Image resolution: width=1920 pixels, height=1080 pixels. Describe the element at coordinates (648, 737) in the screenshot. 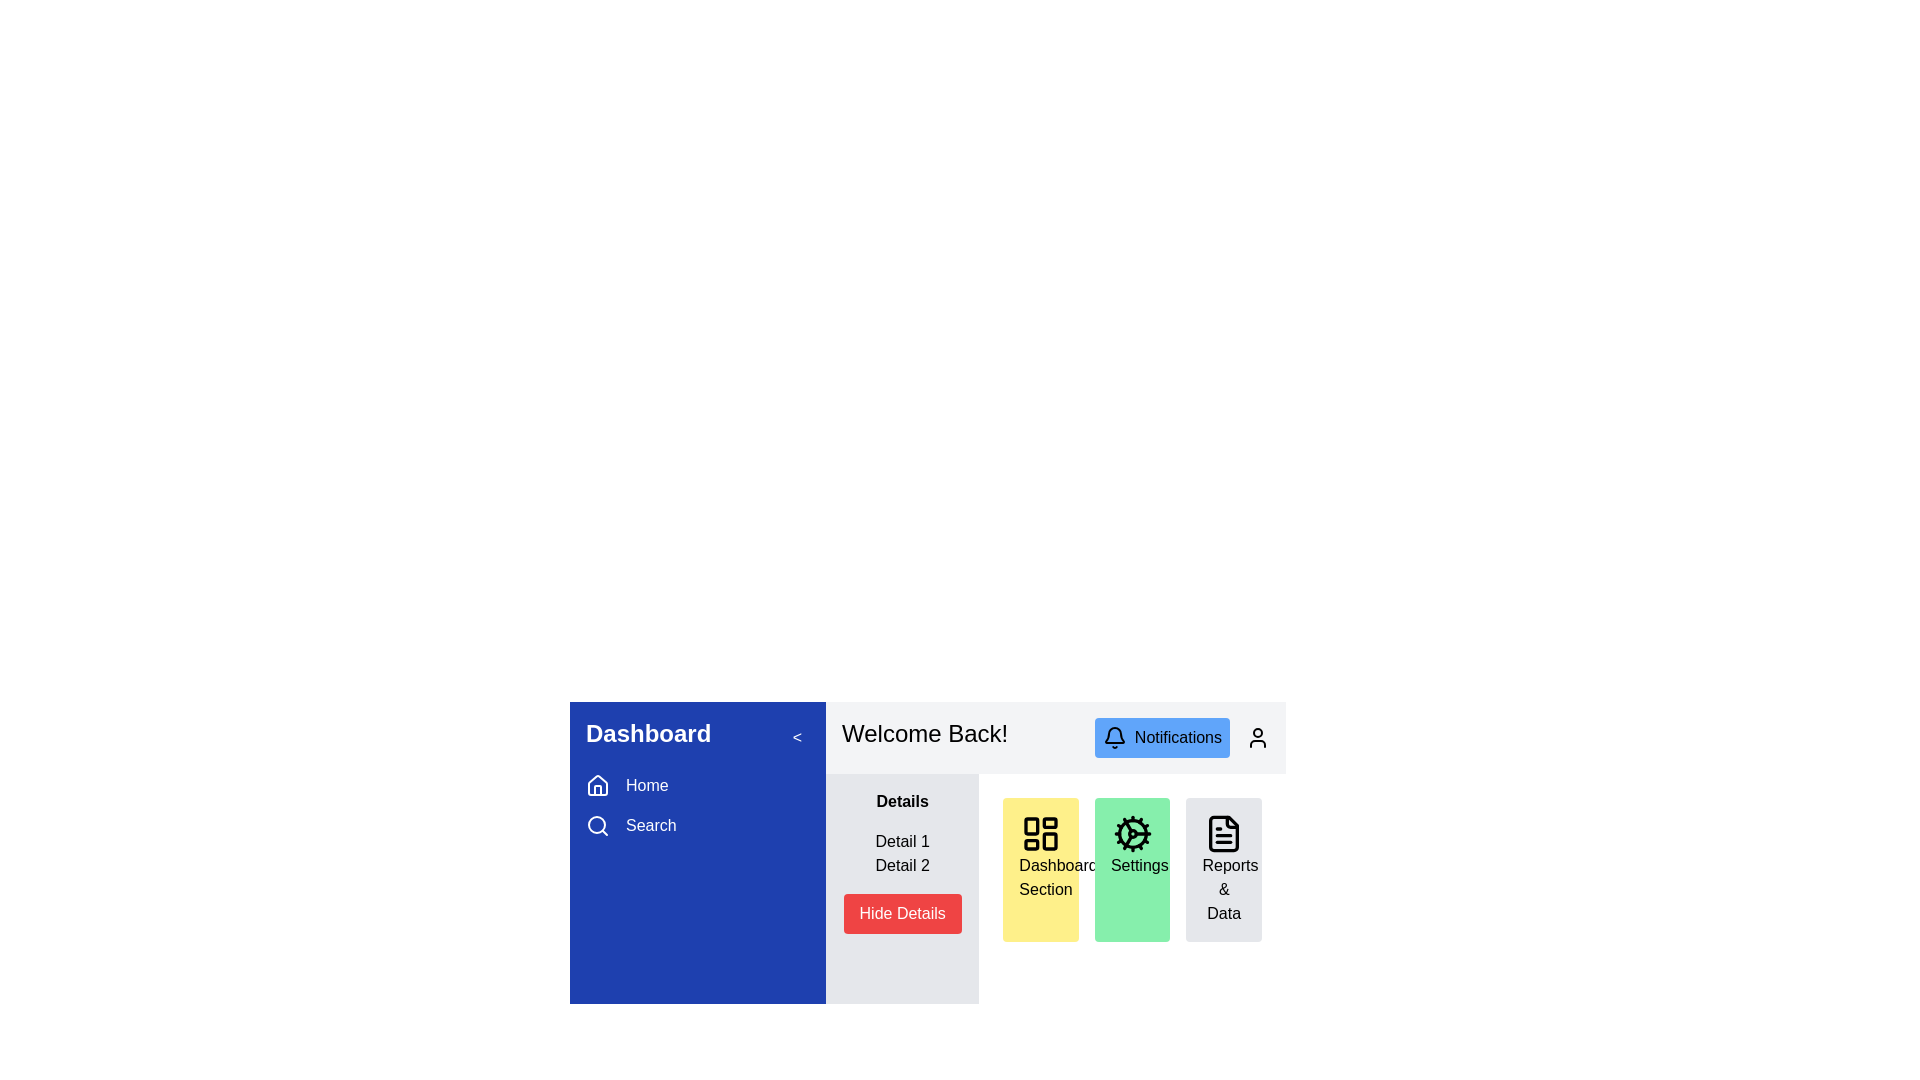

I see `the 'Dashboard' text label which is bold and large, positioned on a blue background in the top-left area of the application layout` at that location.